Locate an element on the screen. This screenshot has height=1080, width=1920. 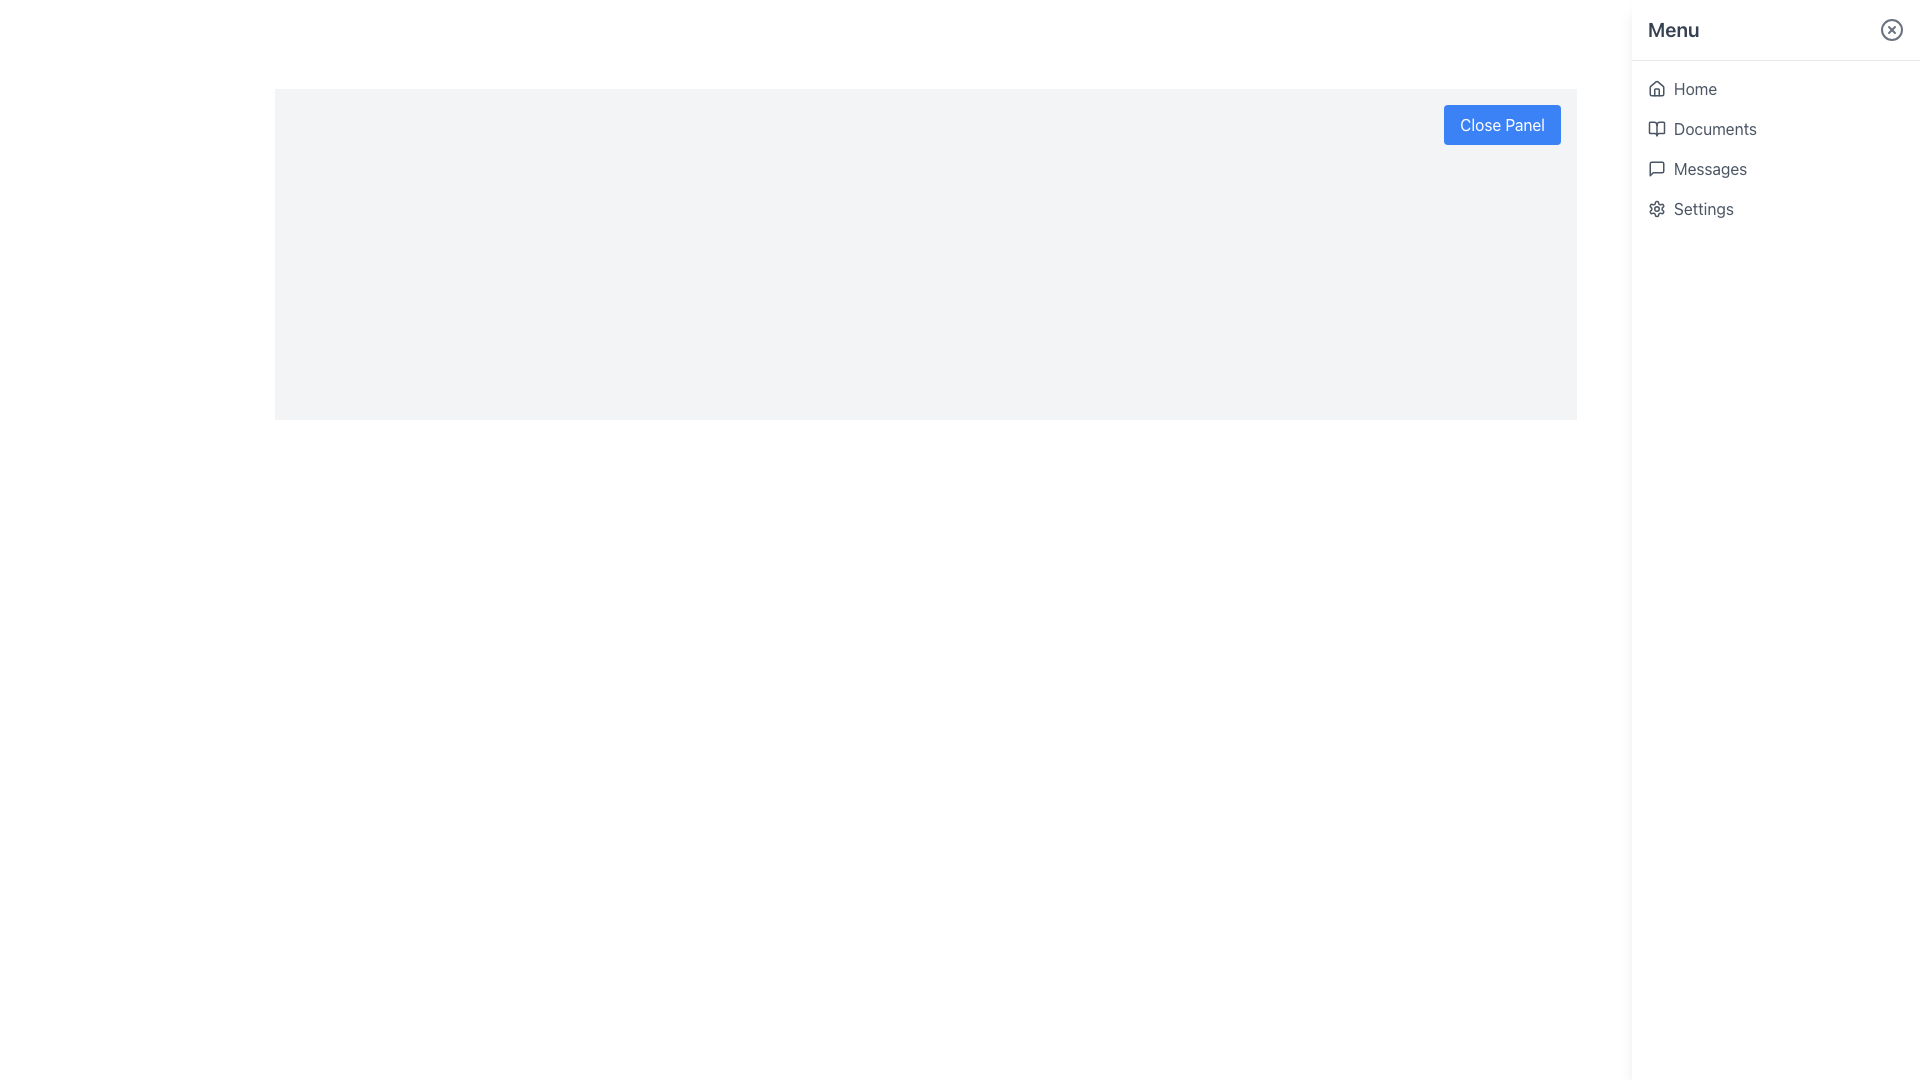
the house-shaped icon next to the text 'Home' in the vertical menu layout is located at coordinates (1656, 87).